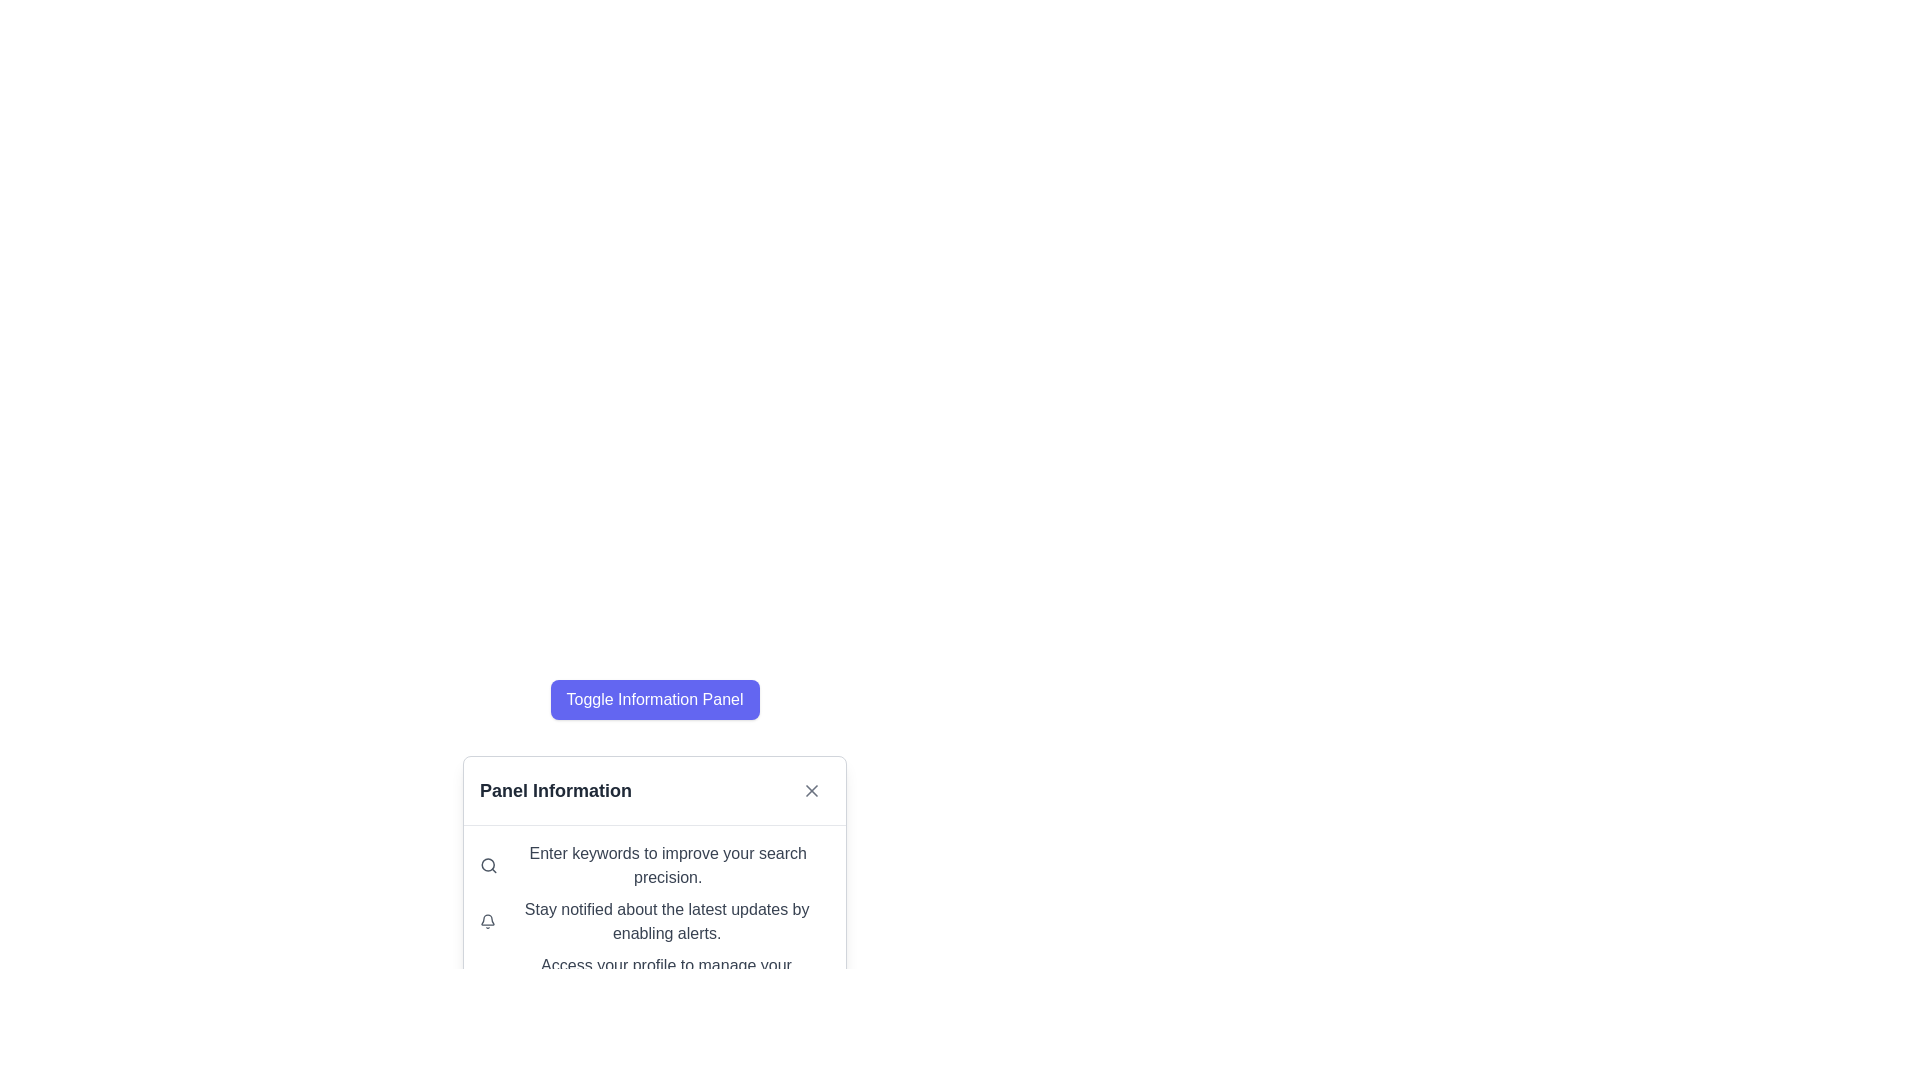 This screenshot has width=1920, height=1080. Describe the element at coordinates (666, 977) in the screenshot. I see `the informational textual label advising users` at that location.